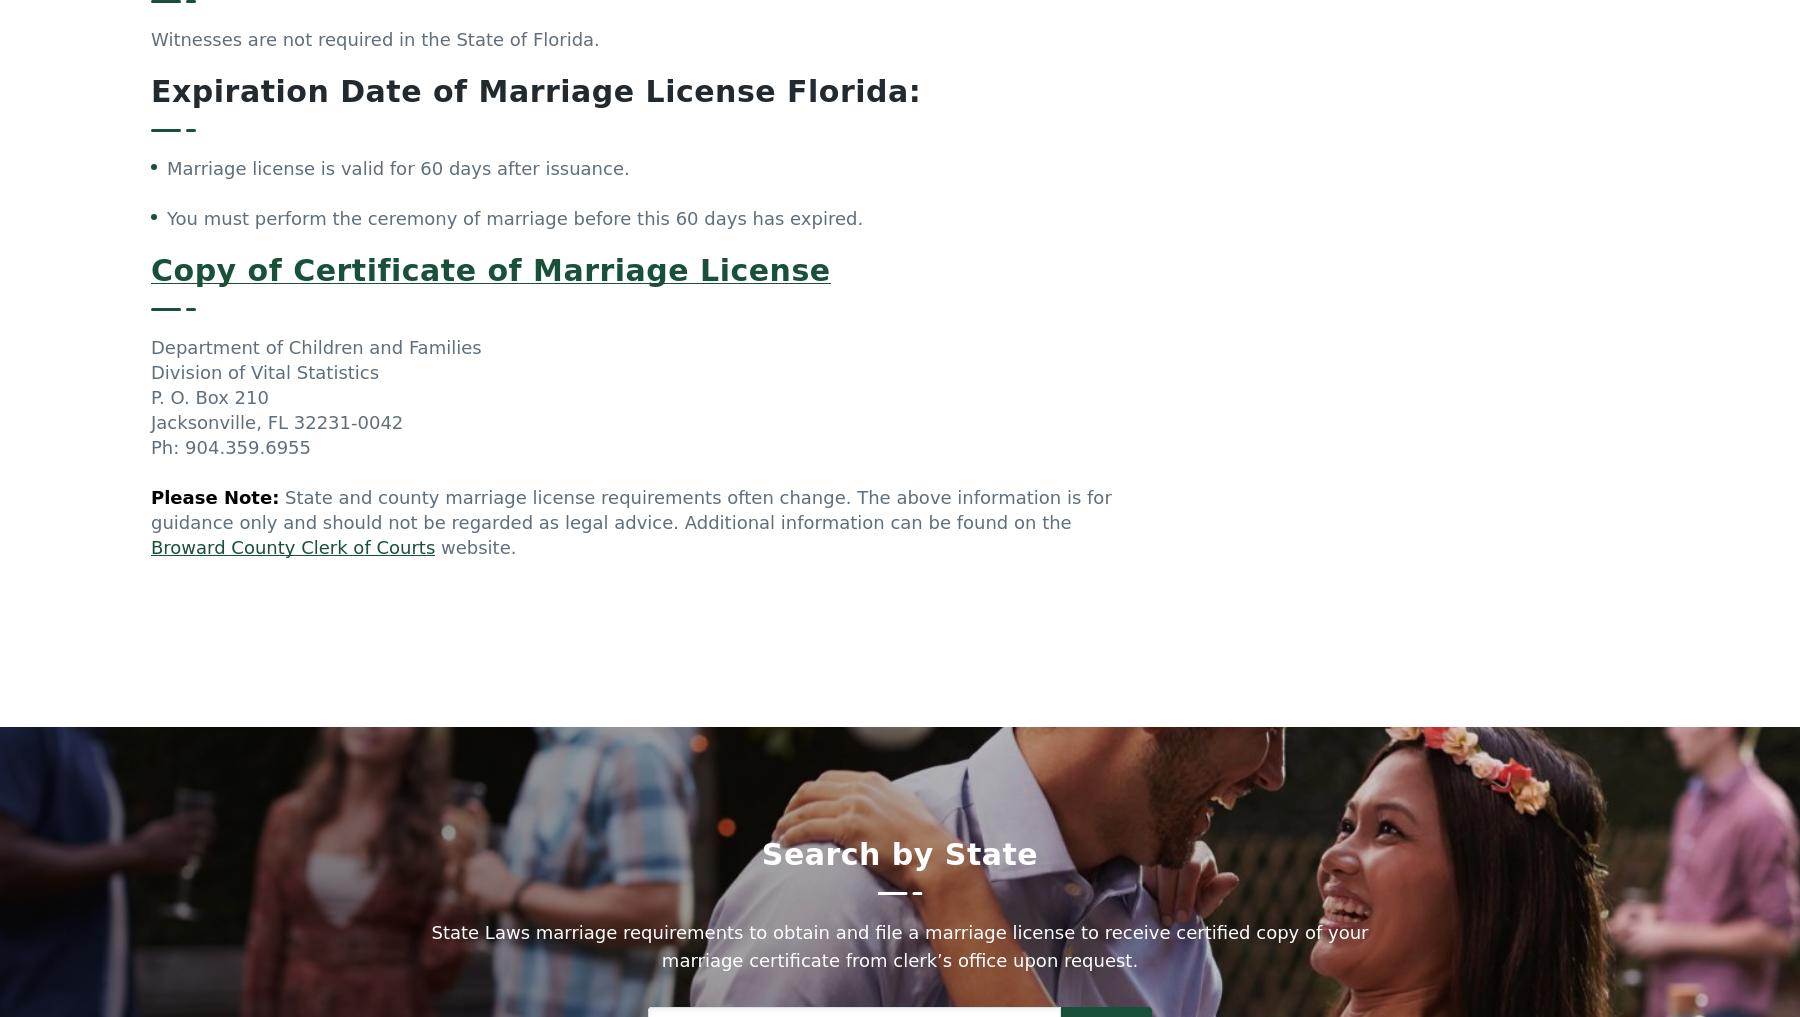  What do you see at coordinates (1105, 570) in the screenshot?
I see `'Go'` at bounding box center [1105, 570].